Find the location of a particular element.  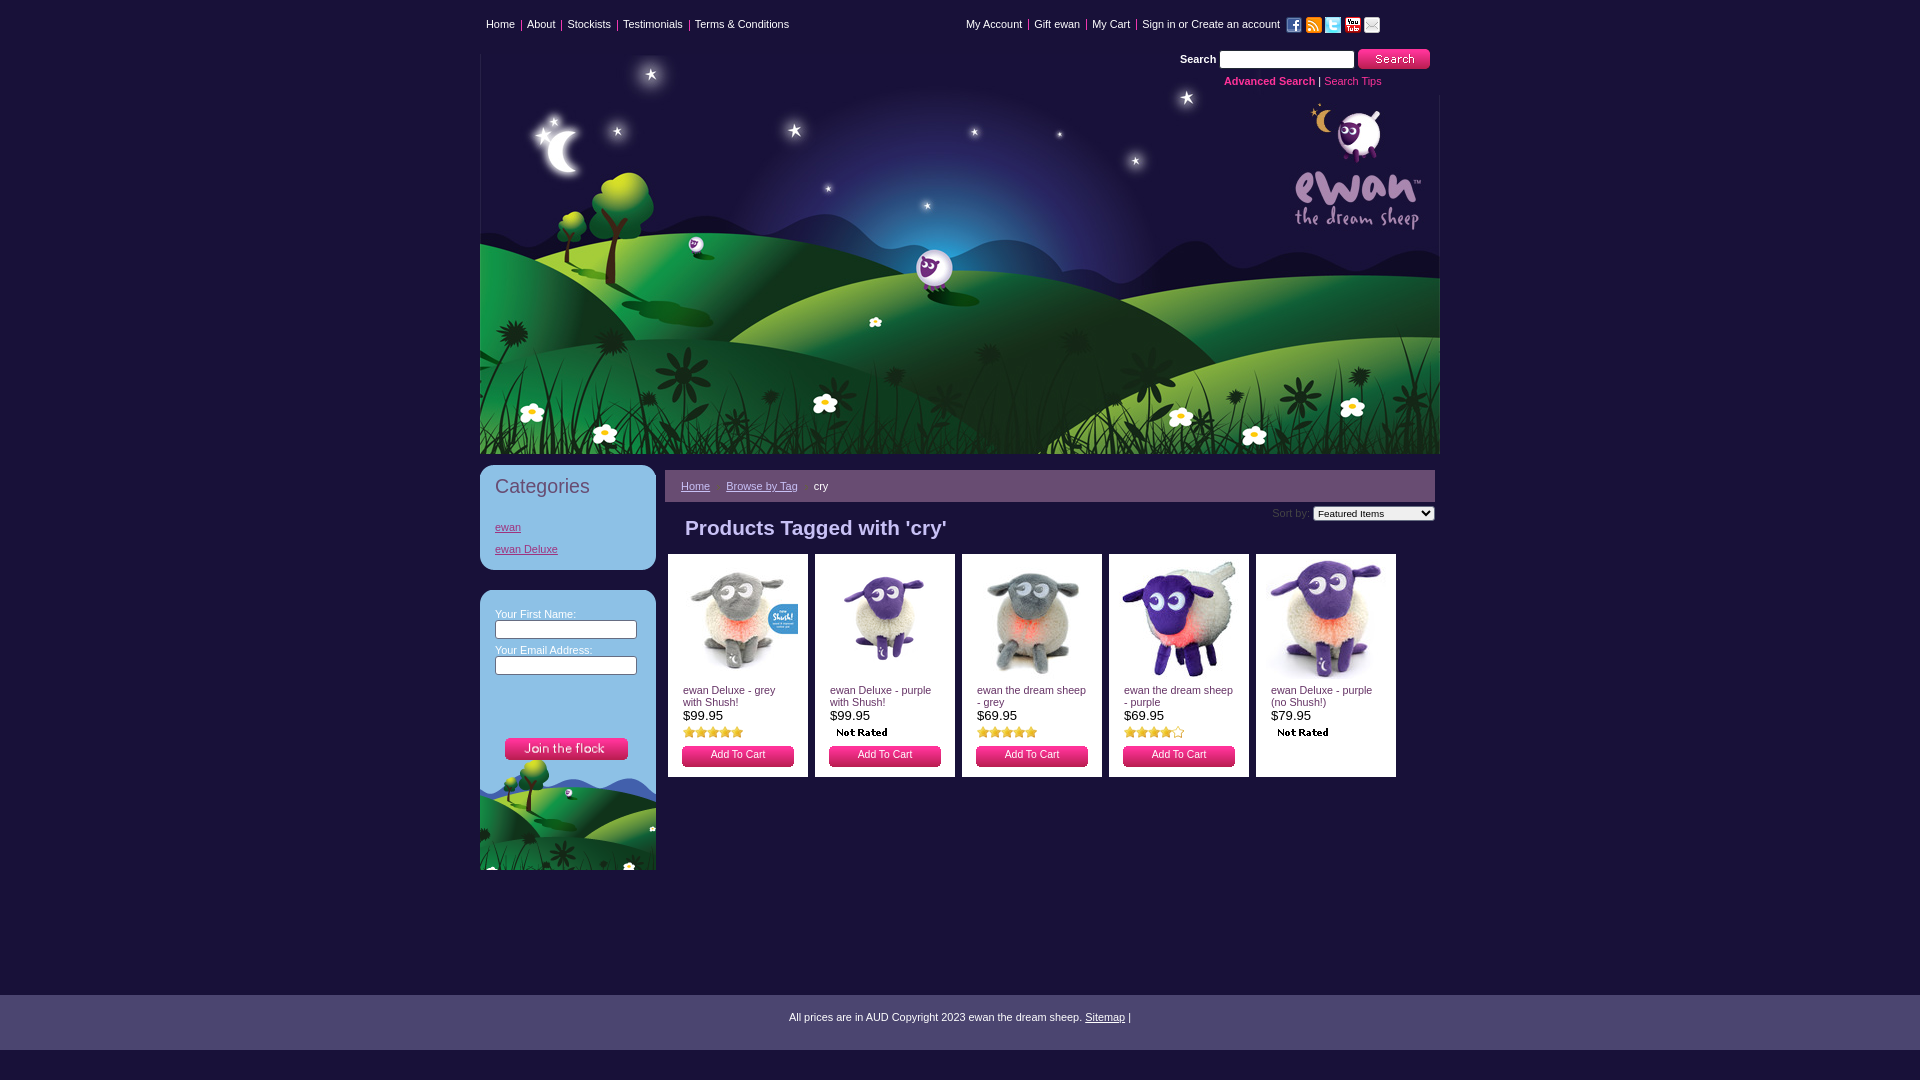

'Testimonials' is located at coordinates (652, 27).